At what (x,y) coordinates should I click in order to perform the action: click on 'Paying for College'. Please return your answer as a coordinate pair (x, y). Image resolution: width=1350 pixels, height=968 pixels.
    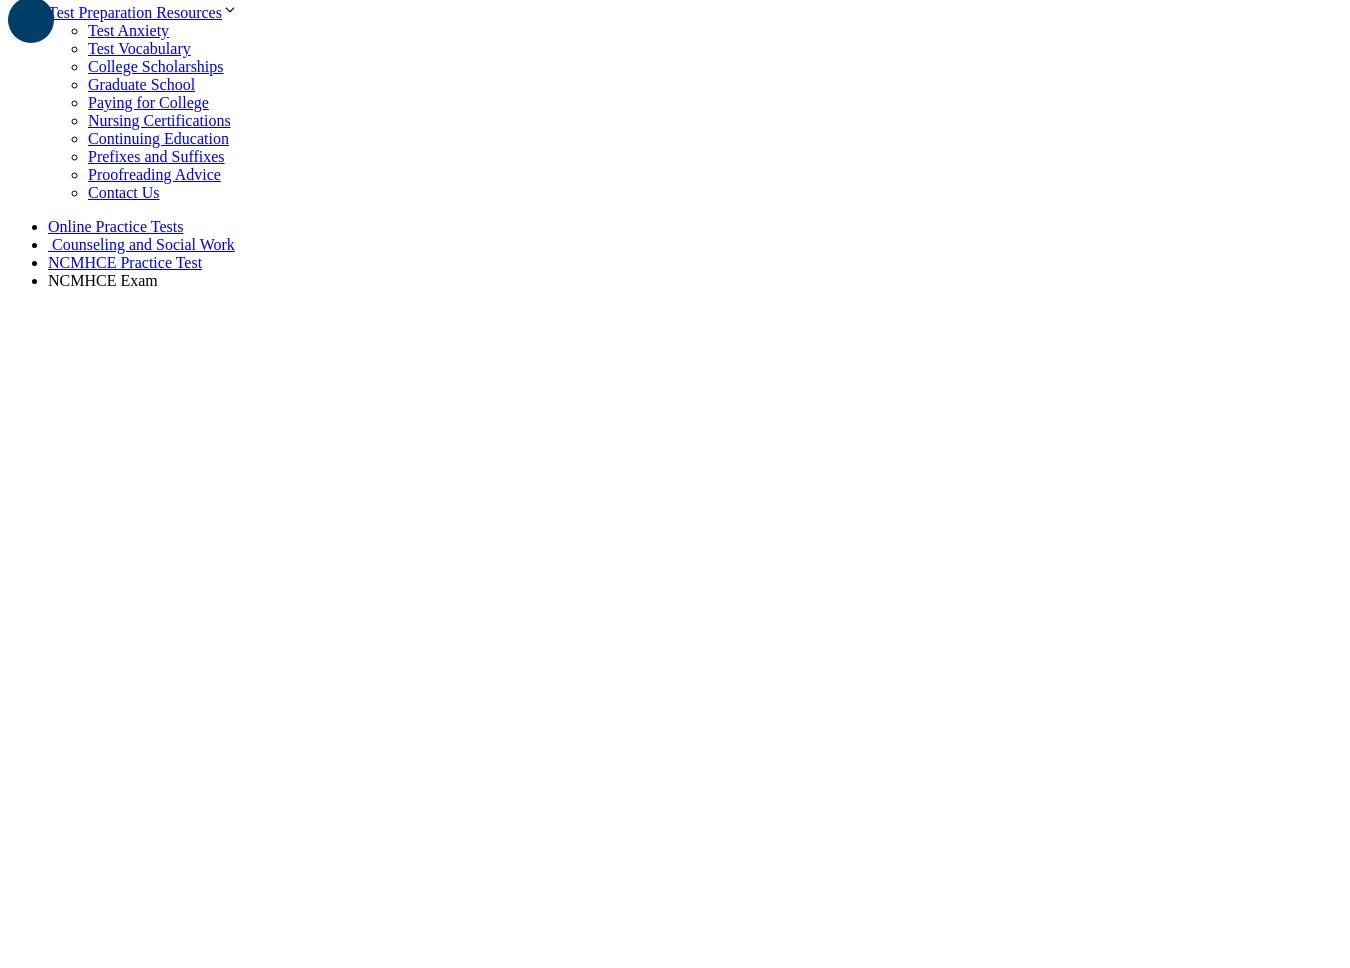
    Looking at the image, I should click on (147, 101).